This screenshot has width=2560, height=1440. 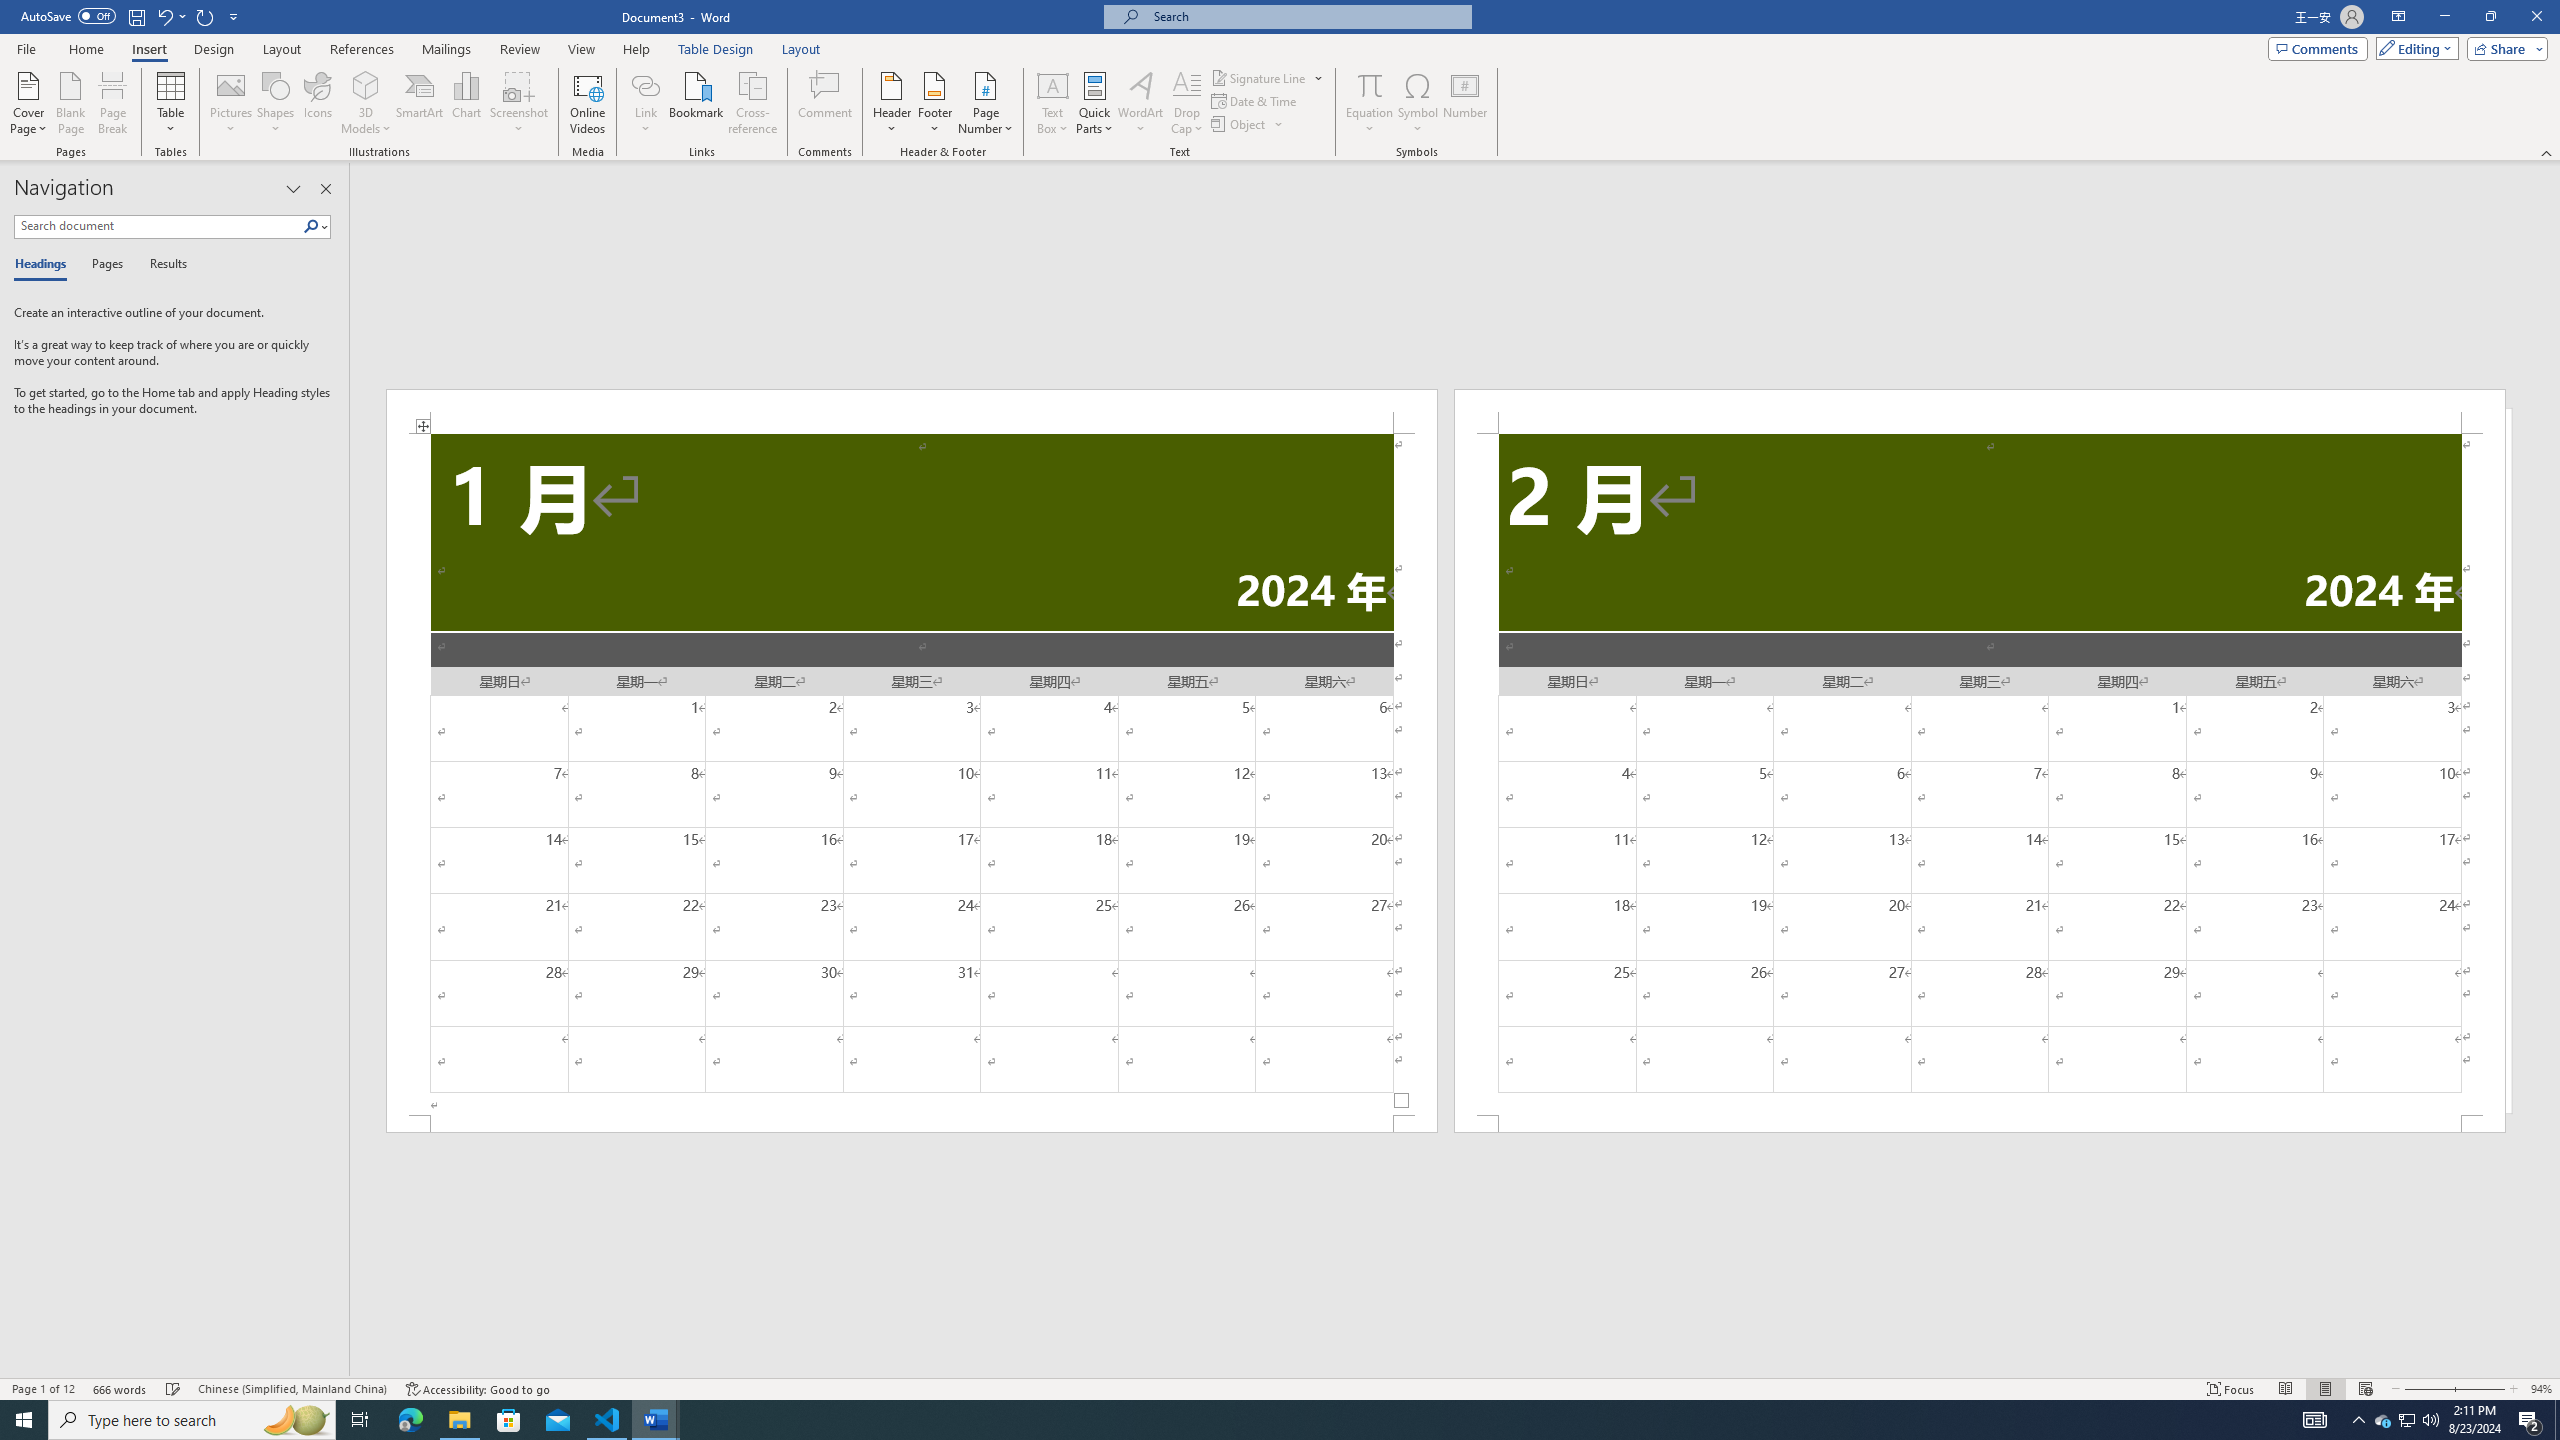 I want to click on 'Screenshot', so click(x=518, y=103).